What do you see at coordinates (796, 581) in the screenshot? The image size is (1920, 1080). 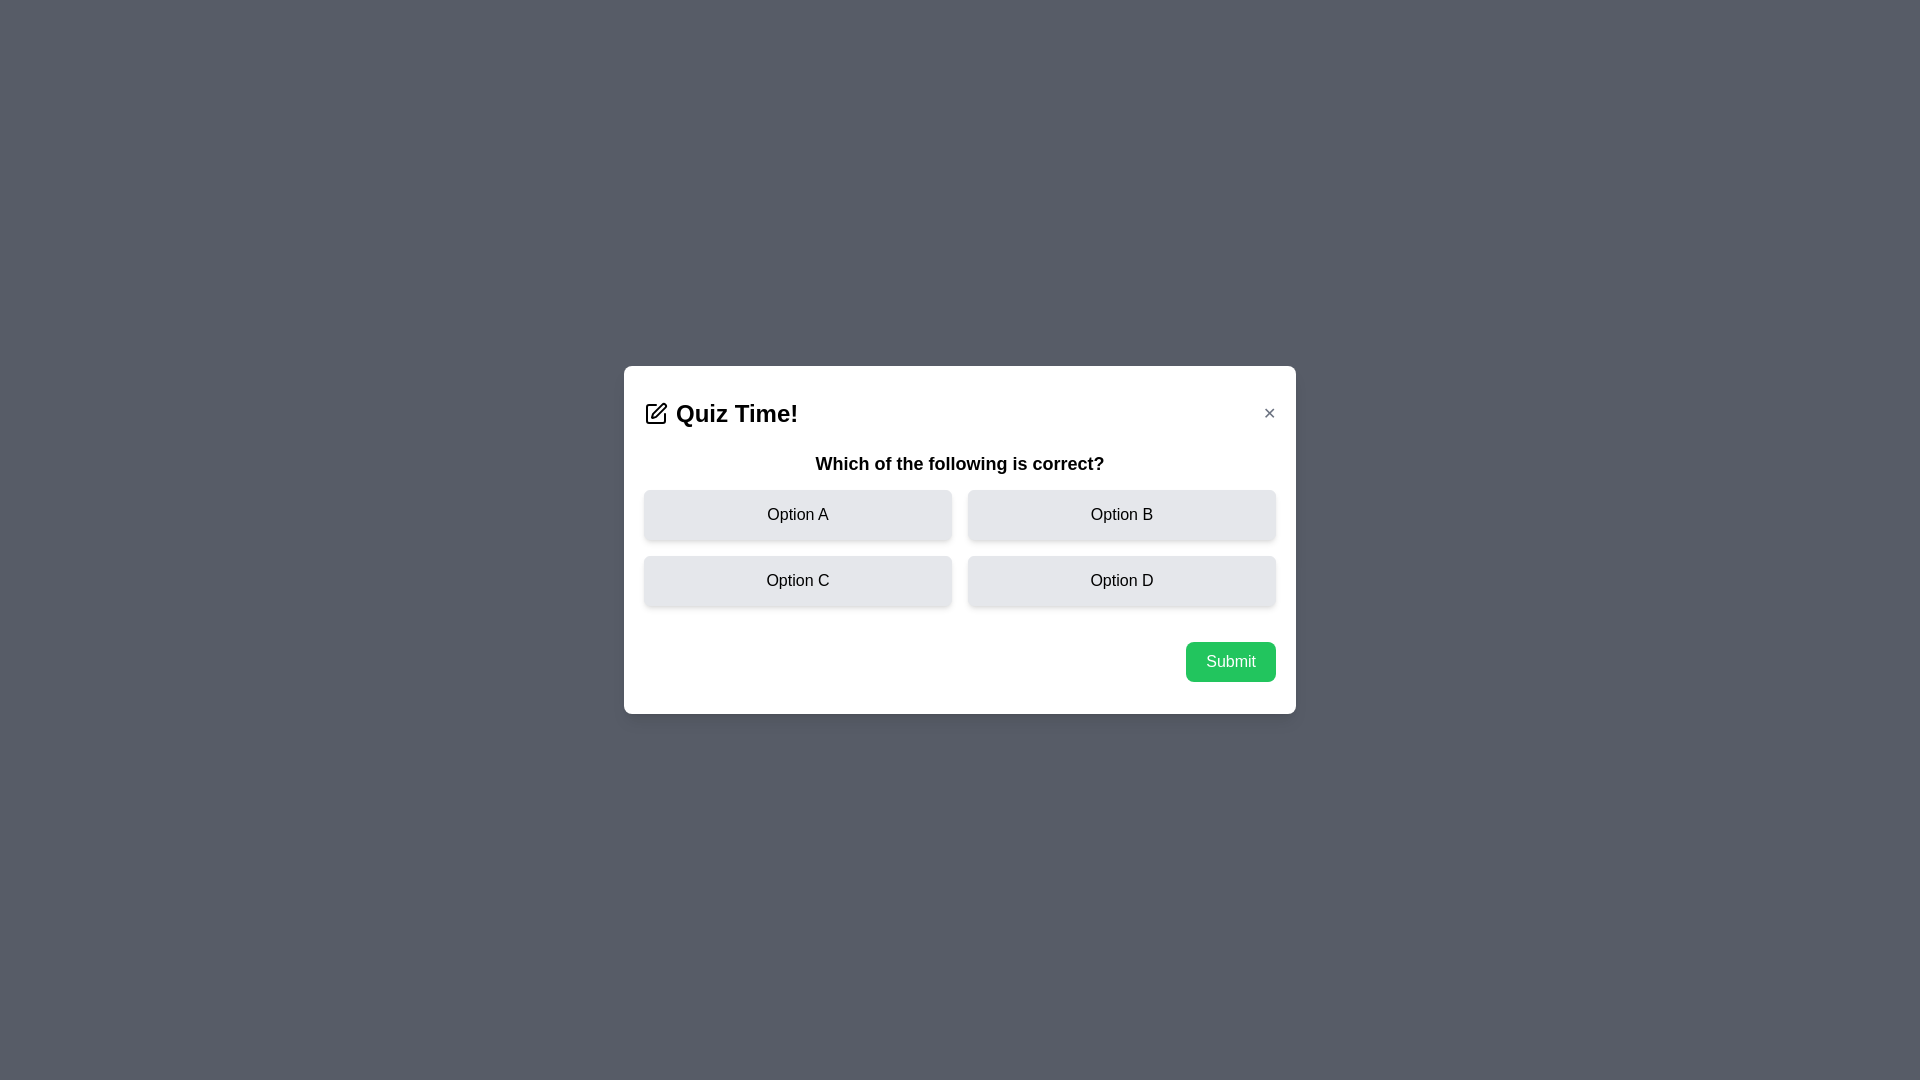 I see `the option Option C to select it` at bounding box center [796, 581].